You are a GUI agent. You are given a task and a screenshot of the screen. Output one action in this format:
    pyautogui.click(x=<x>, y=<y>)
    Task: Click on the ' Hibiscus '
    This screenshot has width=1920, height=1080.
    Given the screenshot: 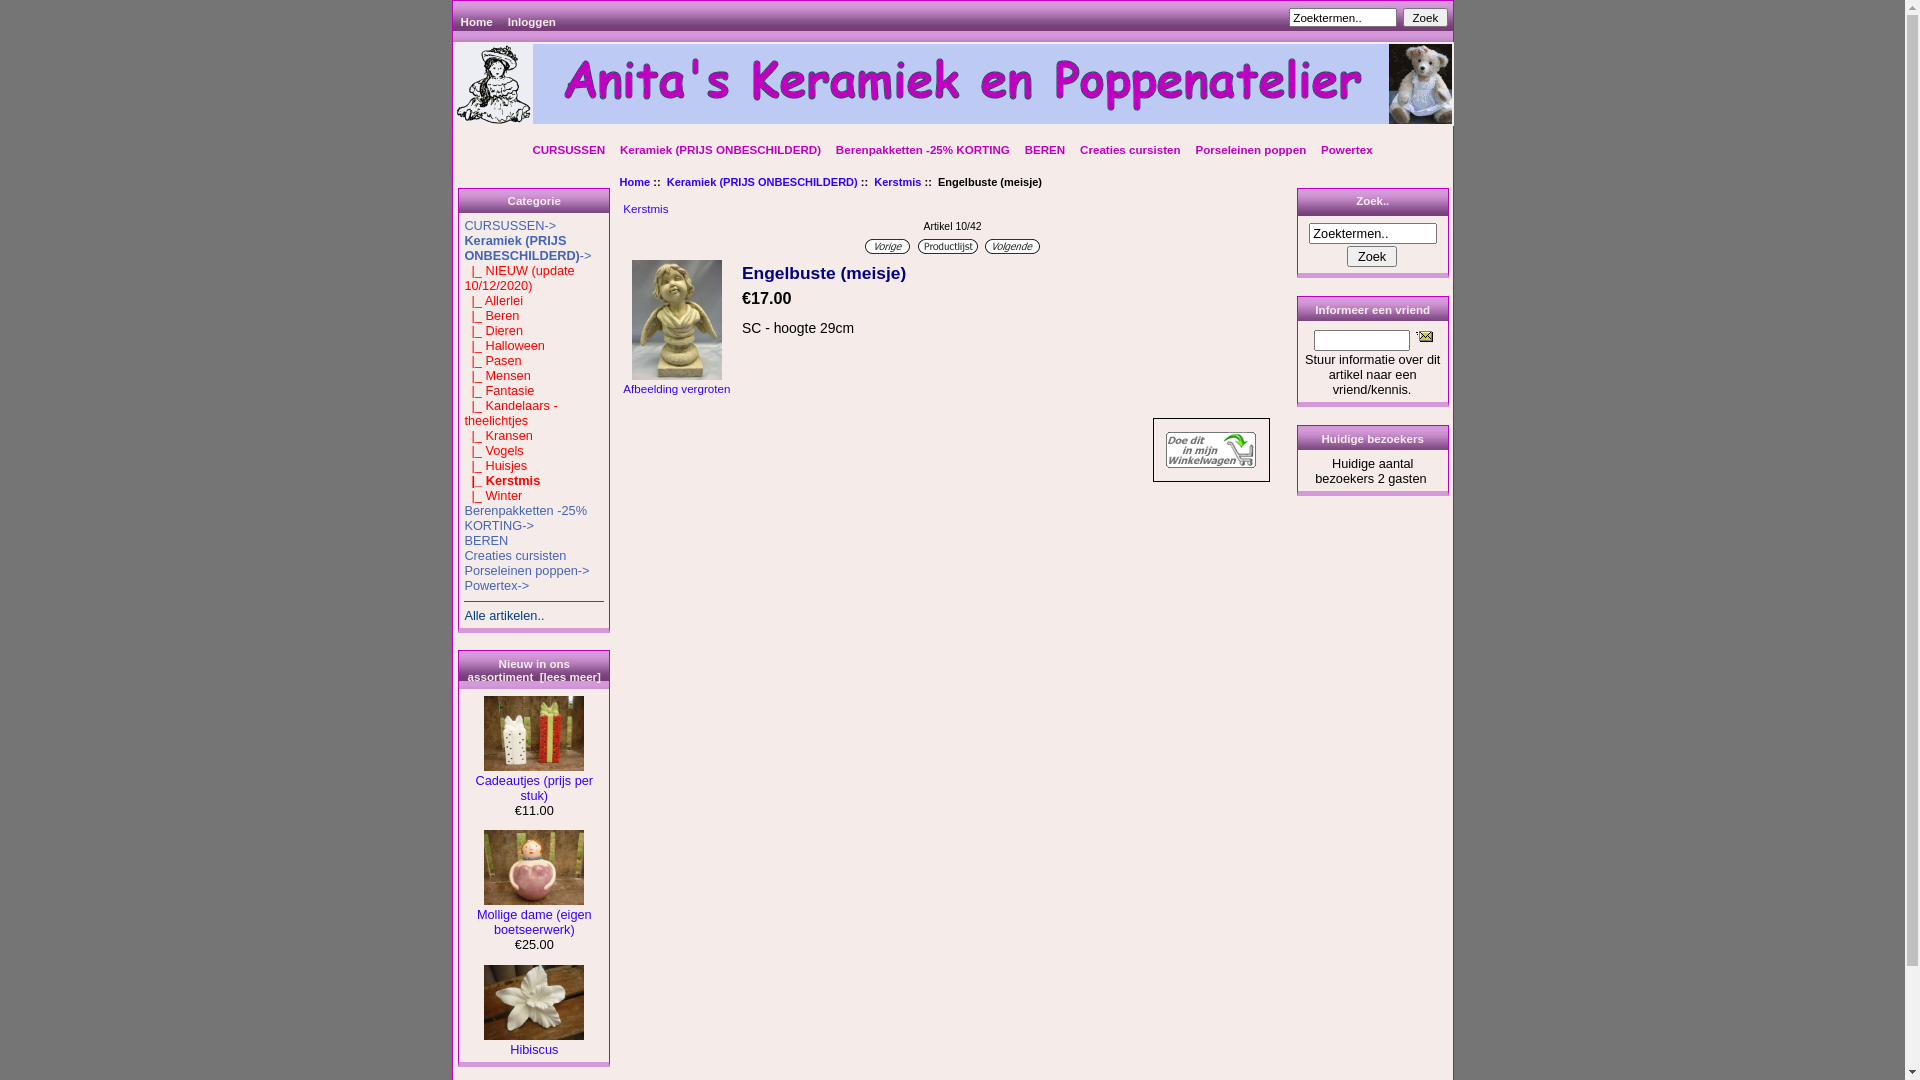 What is the action you would take?
    pyautogui.click(x=533, y=1002)
    